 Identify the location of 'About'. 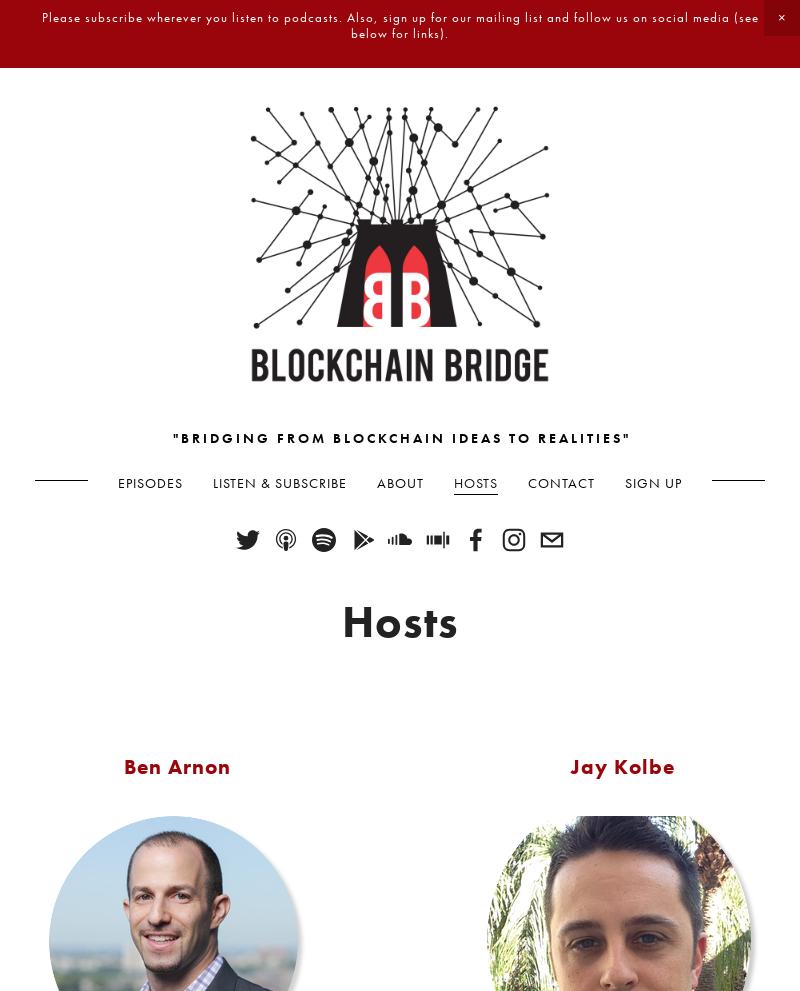
(376, 481).